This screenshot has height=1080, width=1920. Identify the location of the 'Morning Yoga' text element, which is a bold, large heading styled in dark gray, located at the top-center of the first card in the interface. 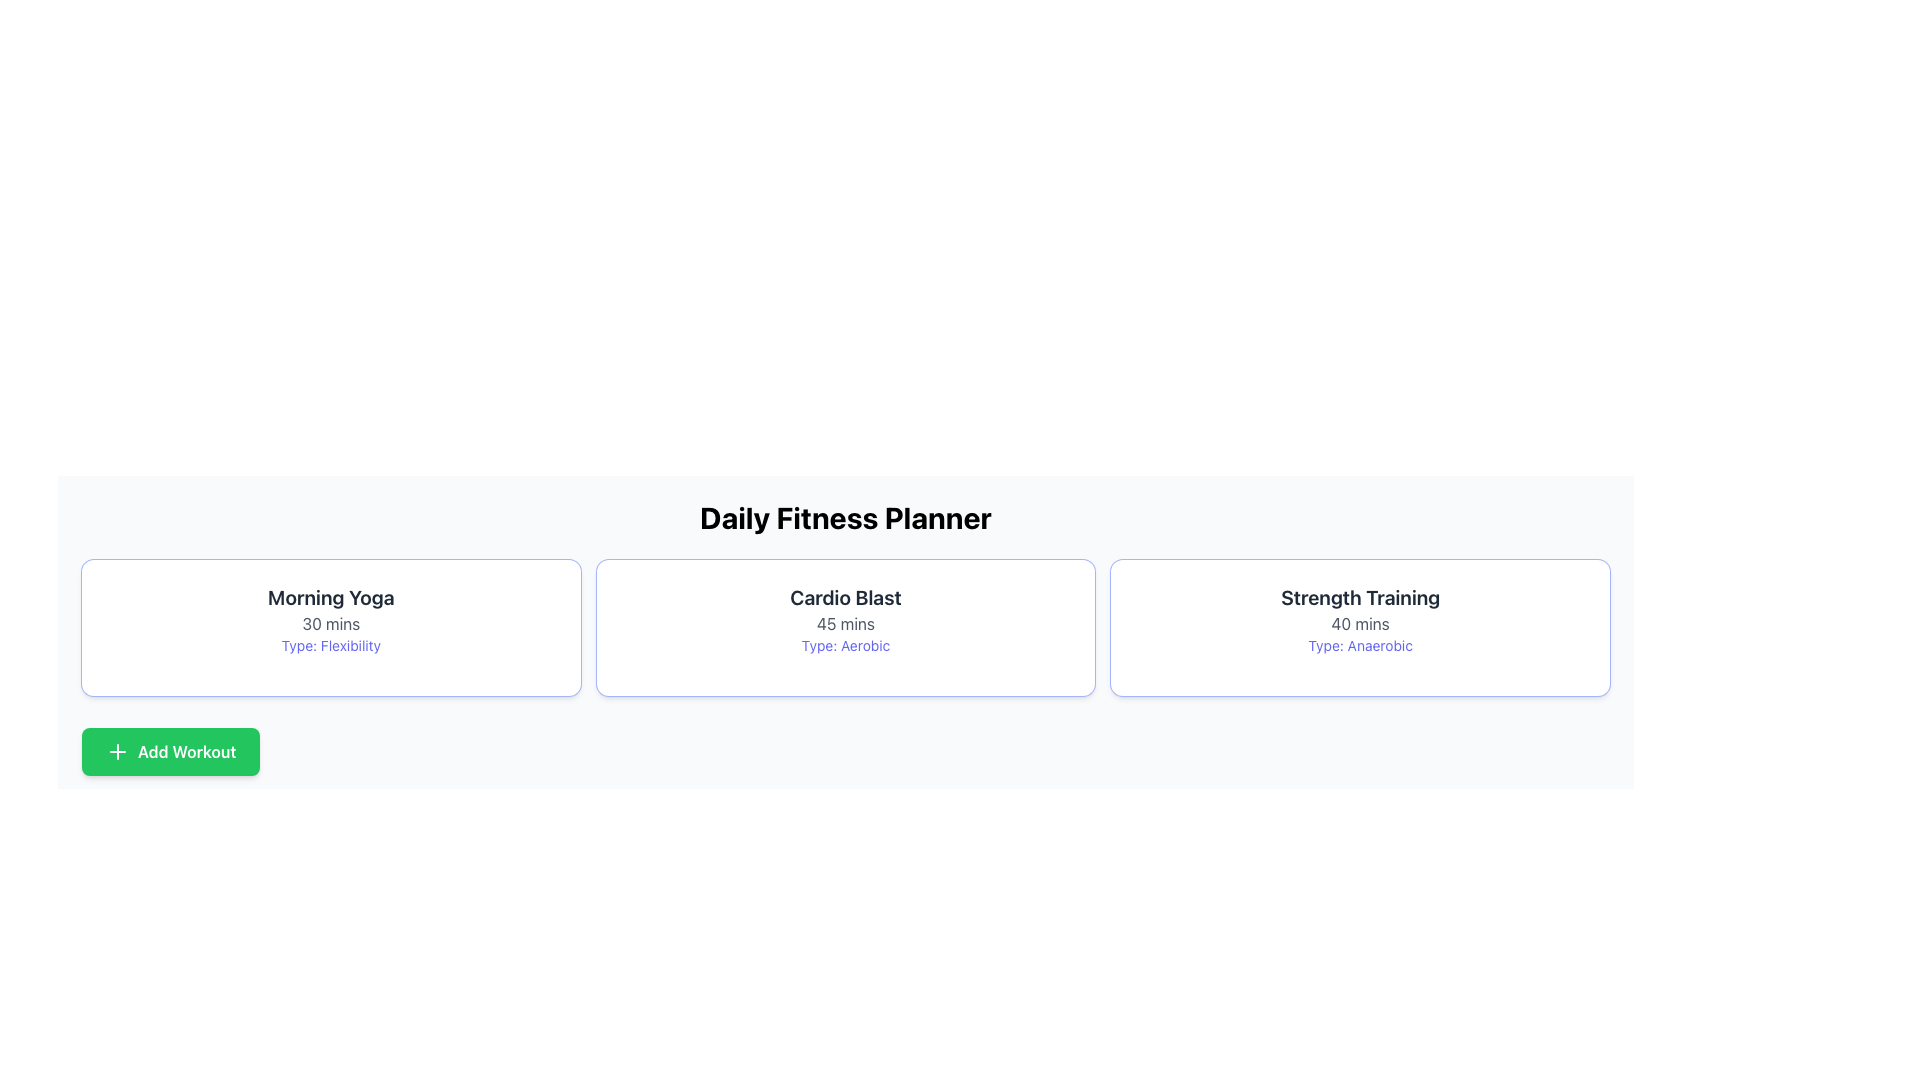
(331, 596).